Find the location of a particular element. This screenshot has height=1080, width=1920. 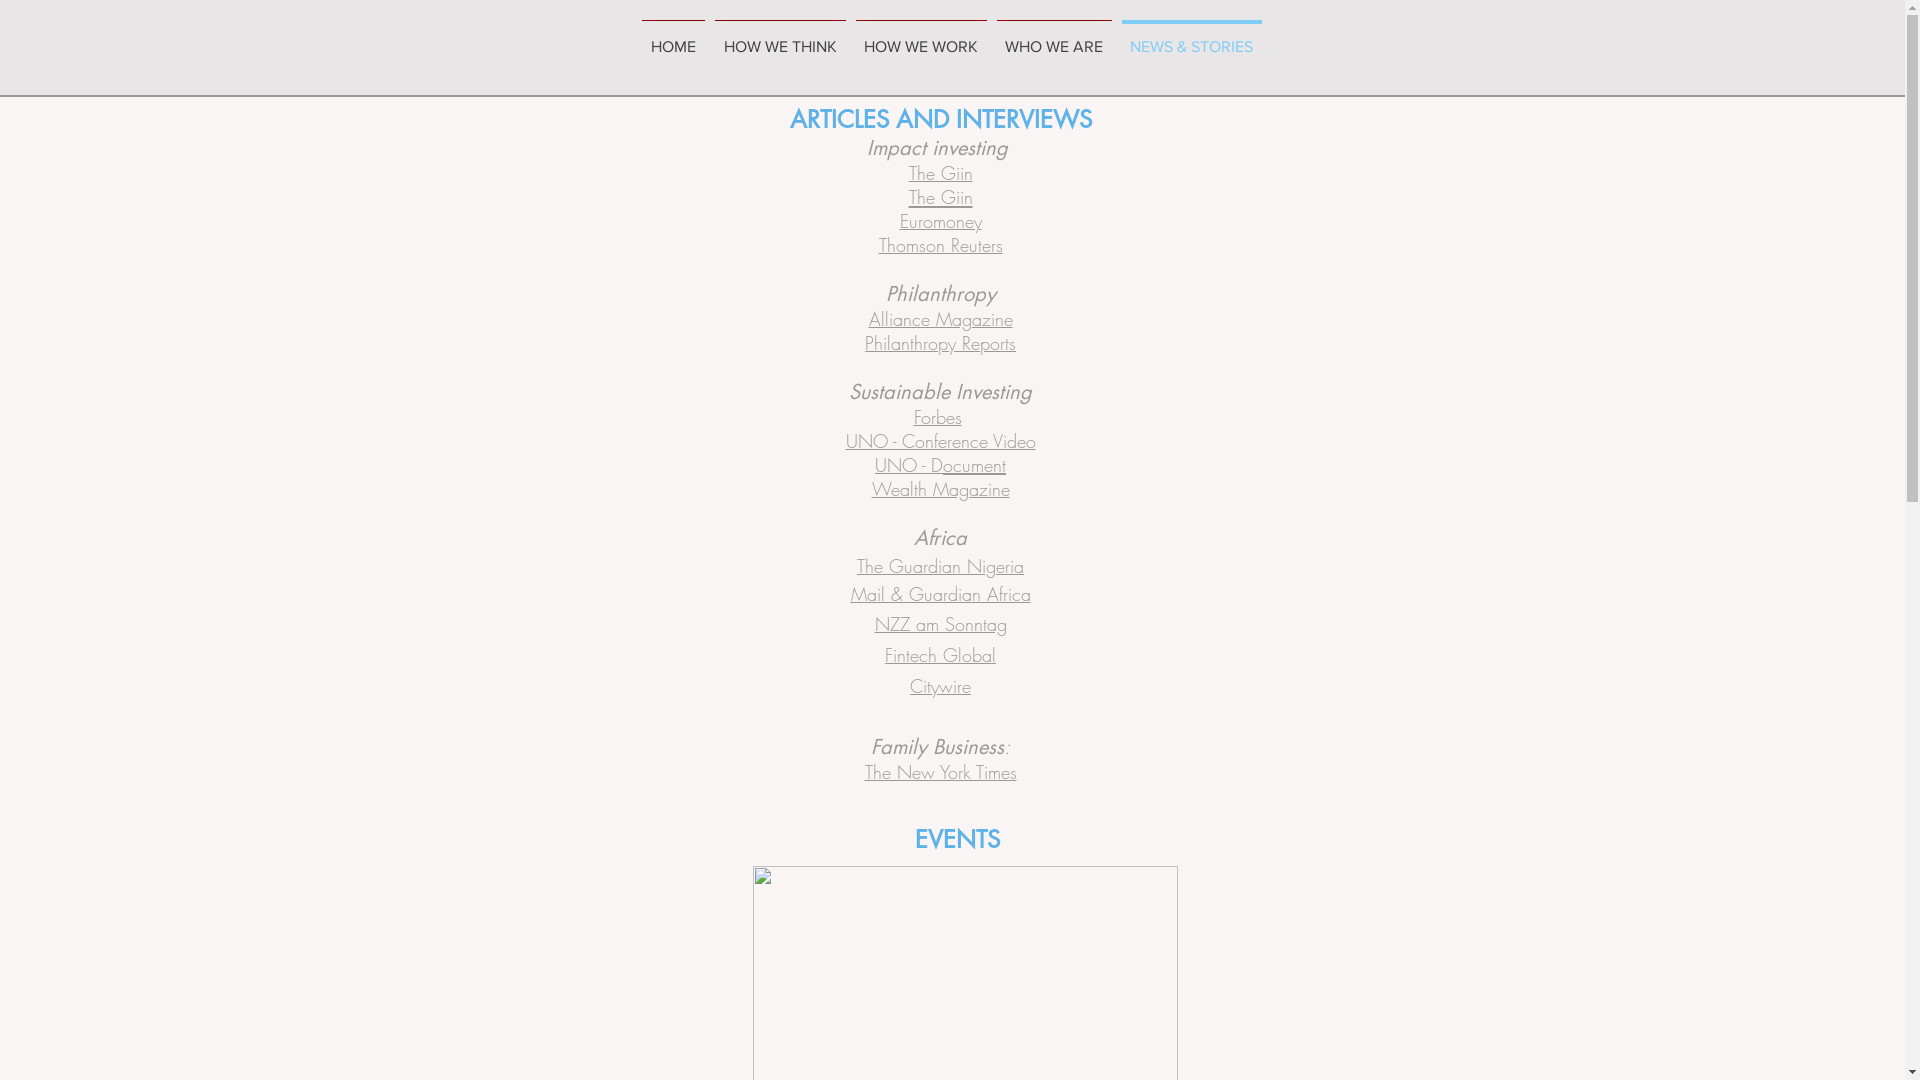

'Citywire' is located at coordinates (909, 685).